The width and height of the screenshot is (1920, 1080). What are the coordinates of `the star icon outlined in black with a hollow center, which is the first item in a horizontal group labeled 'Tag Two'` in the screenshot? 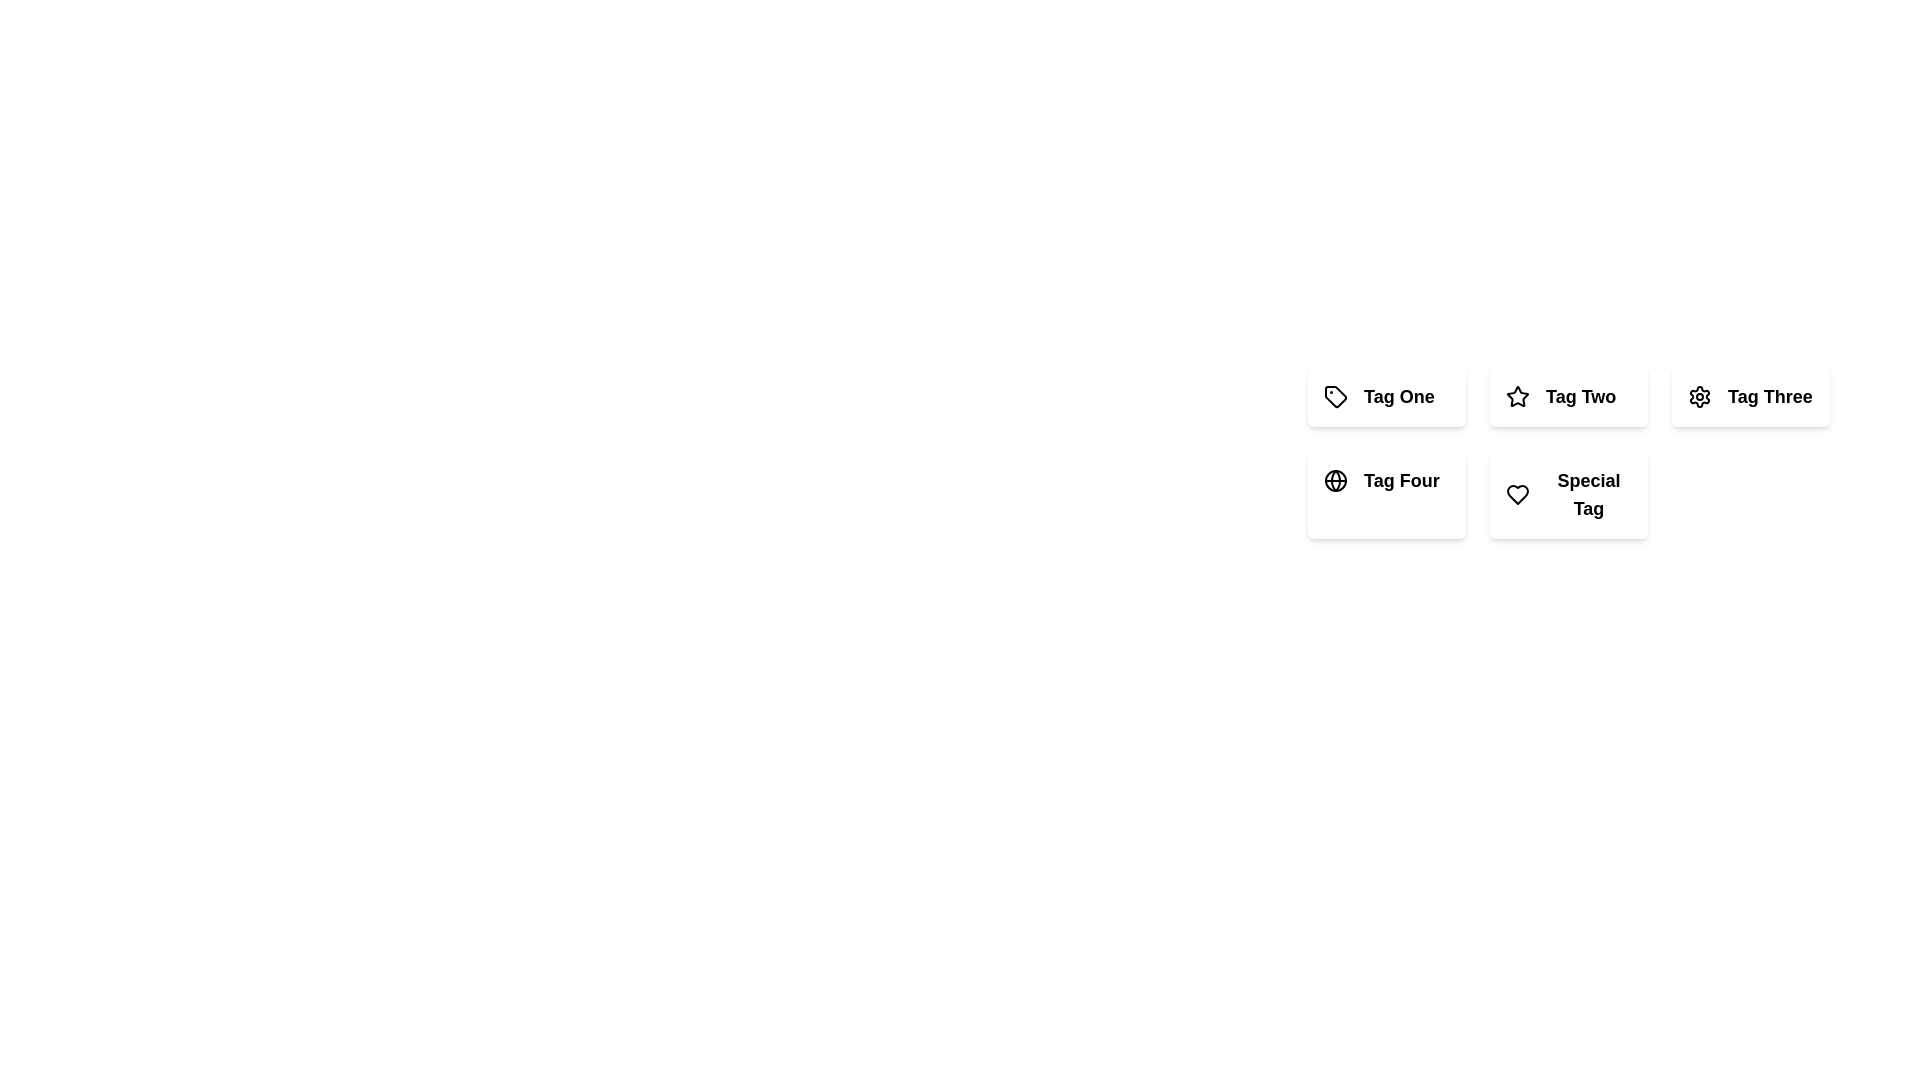 It's located at (1517, 397).